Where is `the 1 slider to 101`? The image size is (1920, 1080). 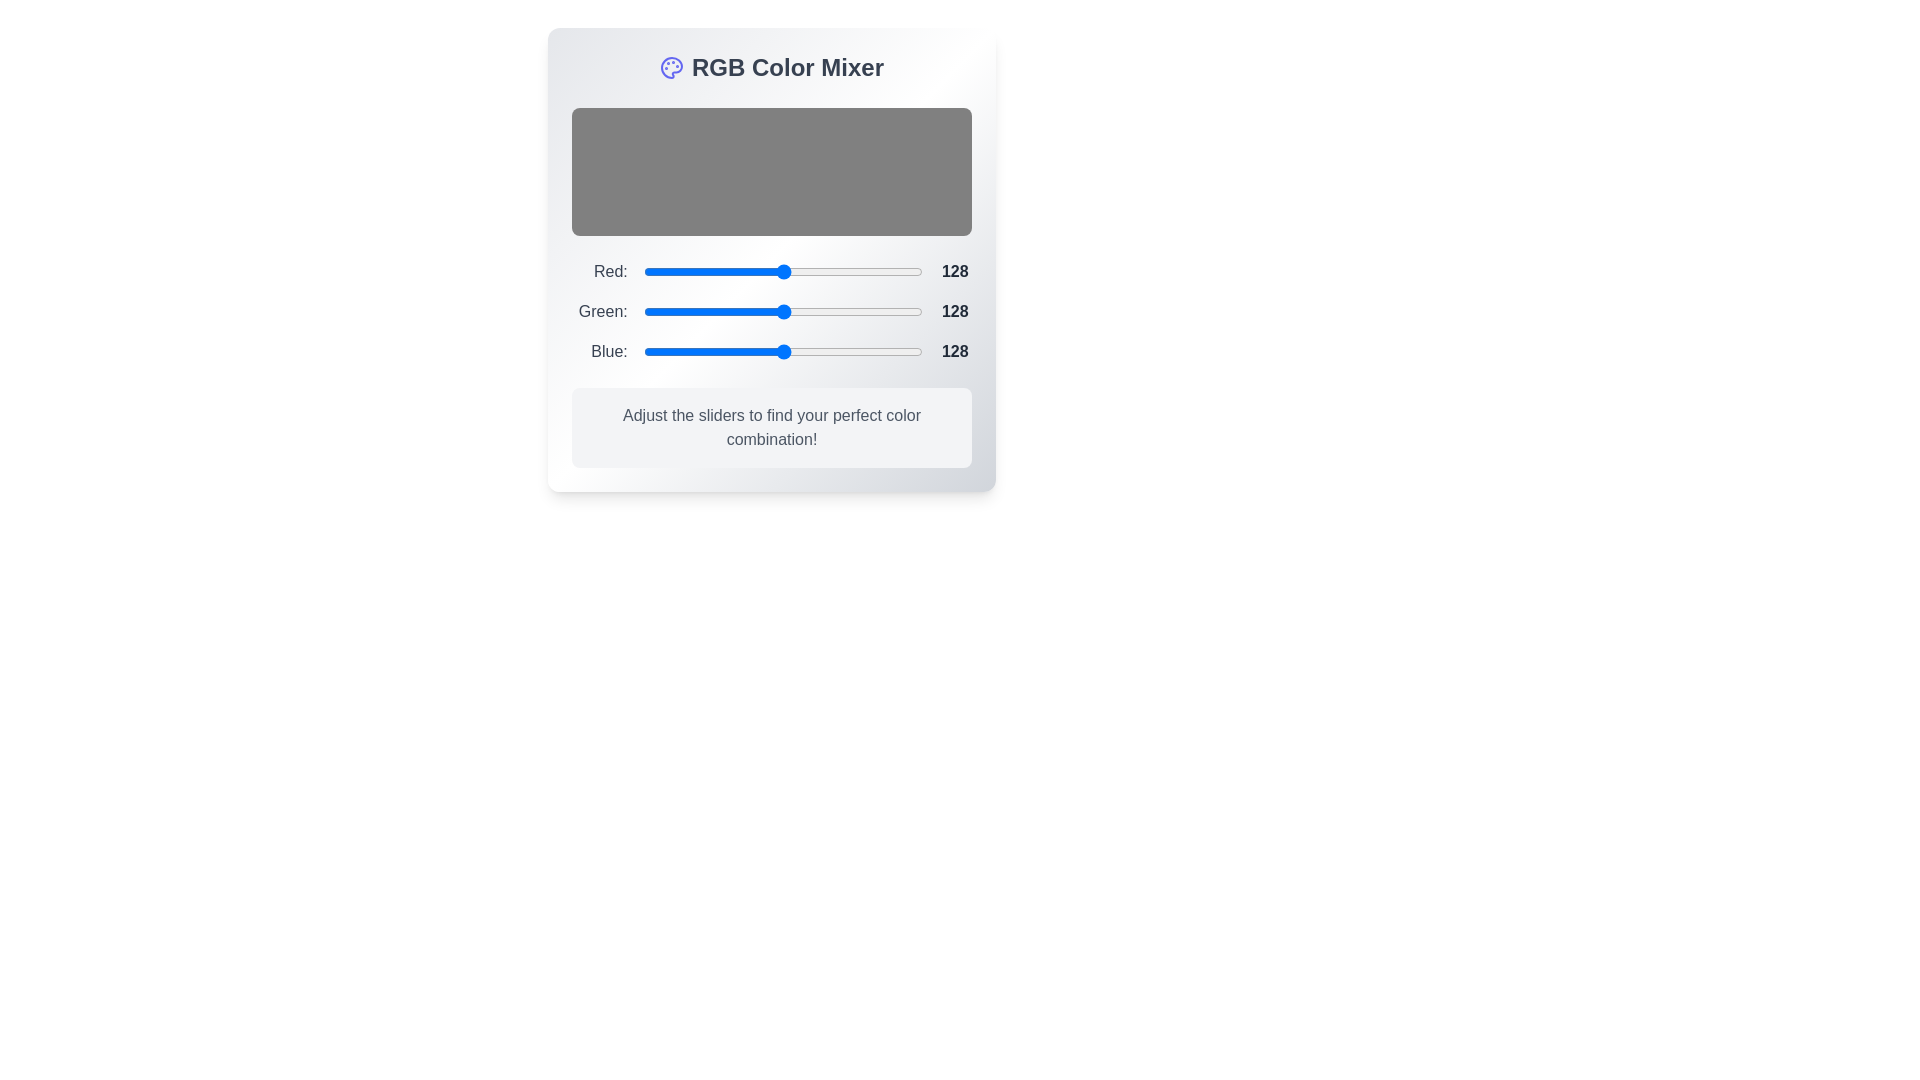
the 1 slider to 101 is located at coordinates (753, 312).